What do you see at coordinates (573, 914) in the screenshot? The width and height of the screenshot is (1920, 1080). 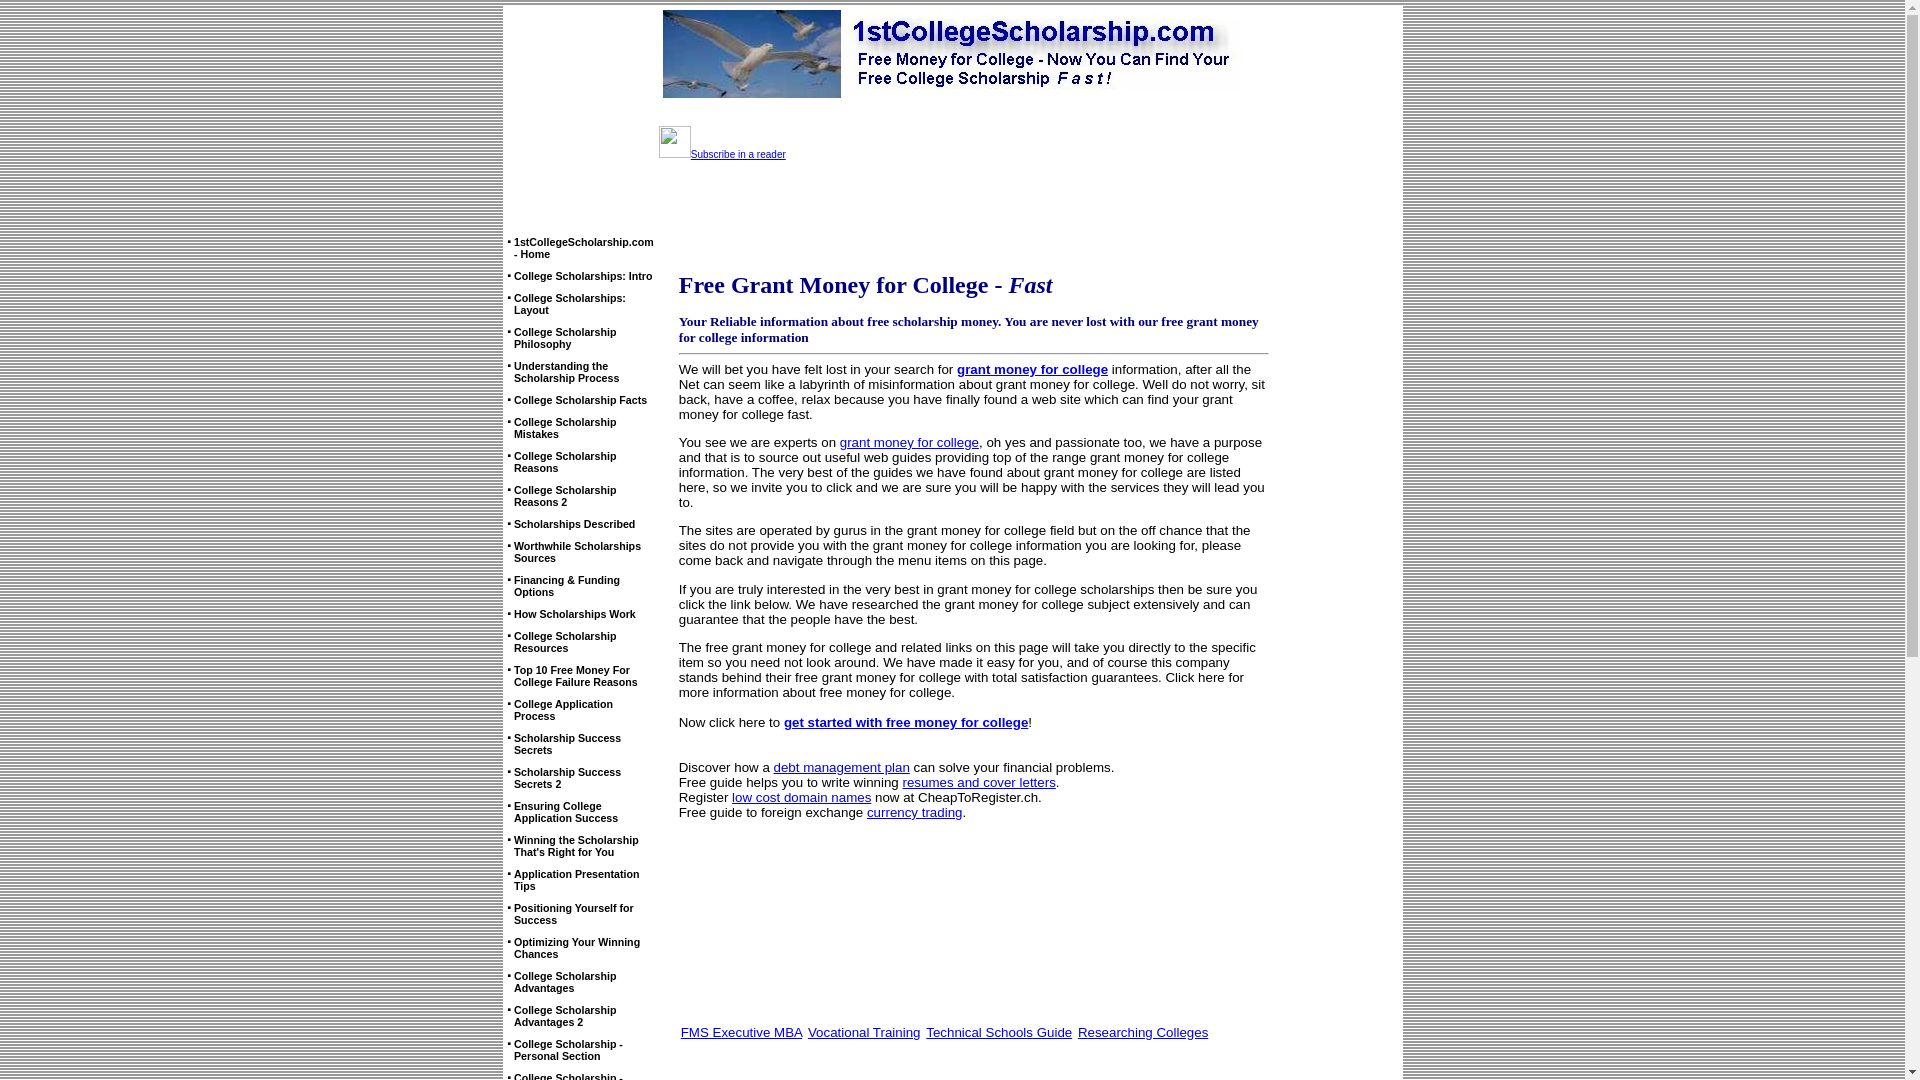 I see `'Positioning Yourself for Success'` at bounding box center [573, 914].